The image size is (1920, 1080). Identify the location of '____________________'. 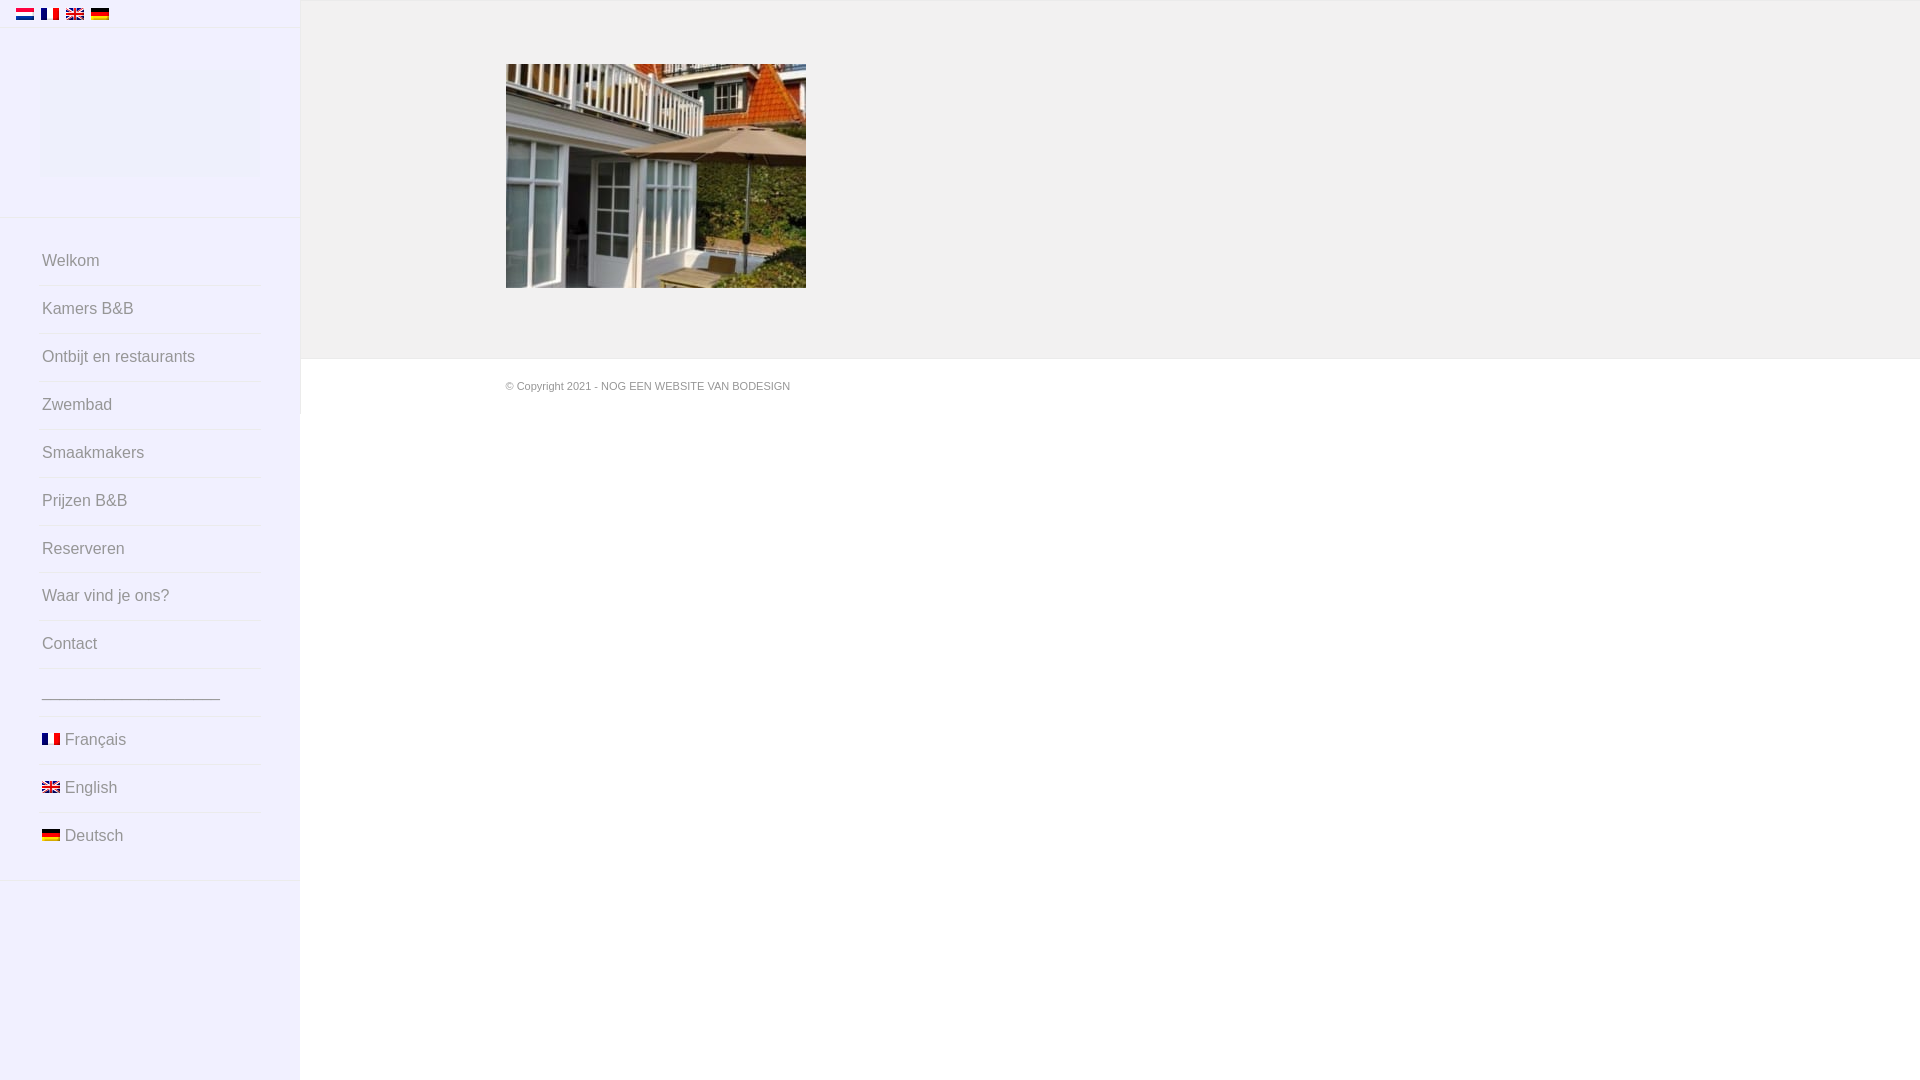
(148, 692).